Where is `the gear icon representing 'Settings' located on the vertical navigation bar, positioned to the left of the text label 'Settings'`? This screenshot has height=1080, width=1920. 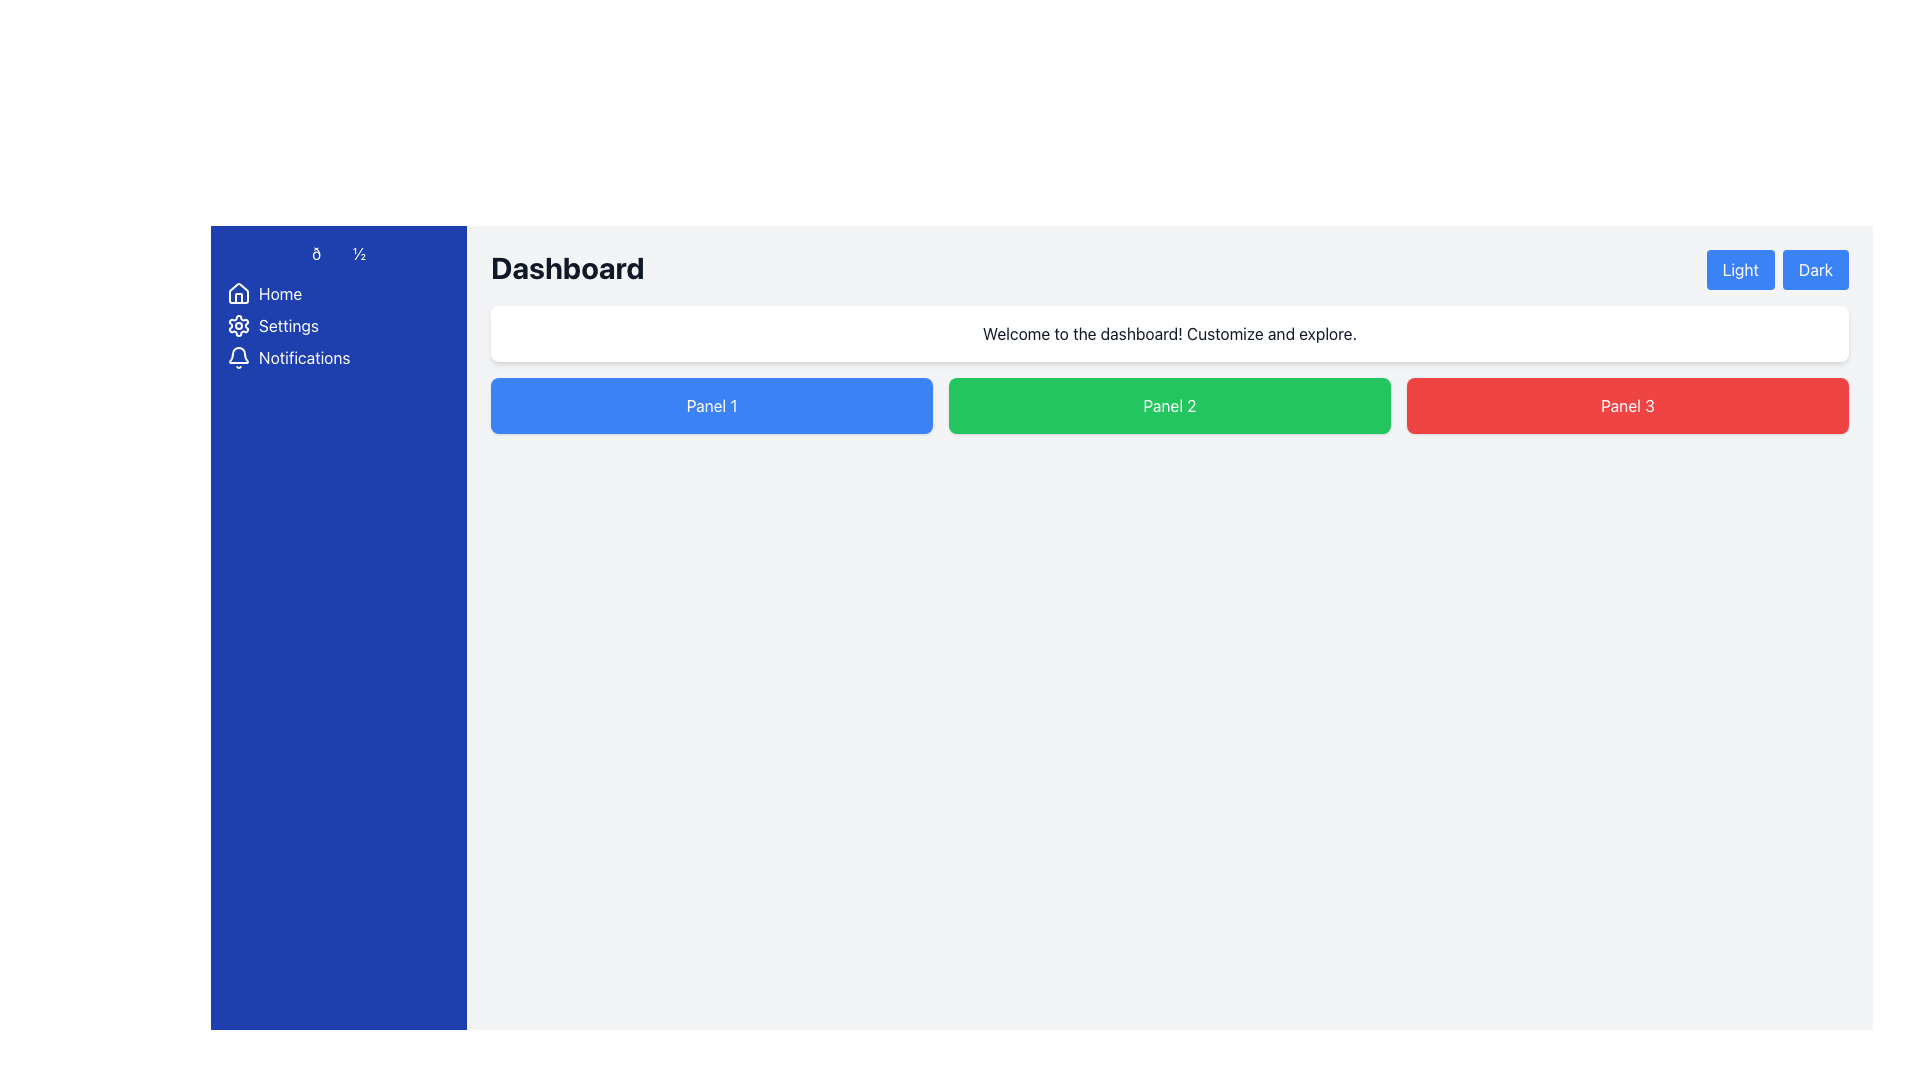 the gear icon representing 'Settings' located on the vertical navigation bar, positioned to the left of the text label 'Settings' is located at coordinates (239, 325).